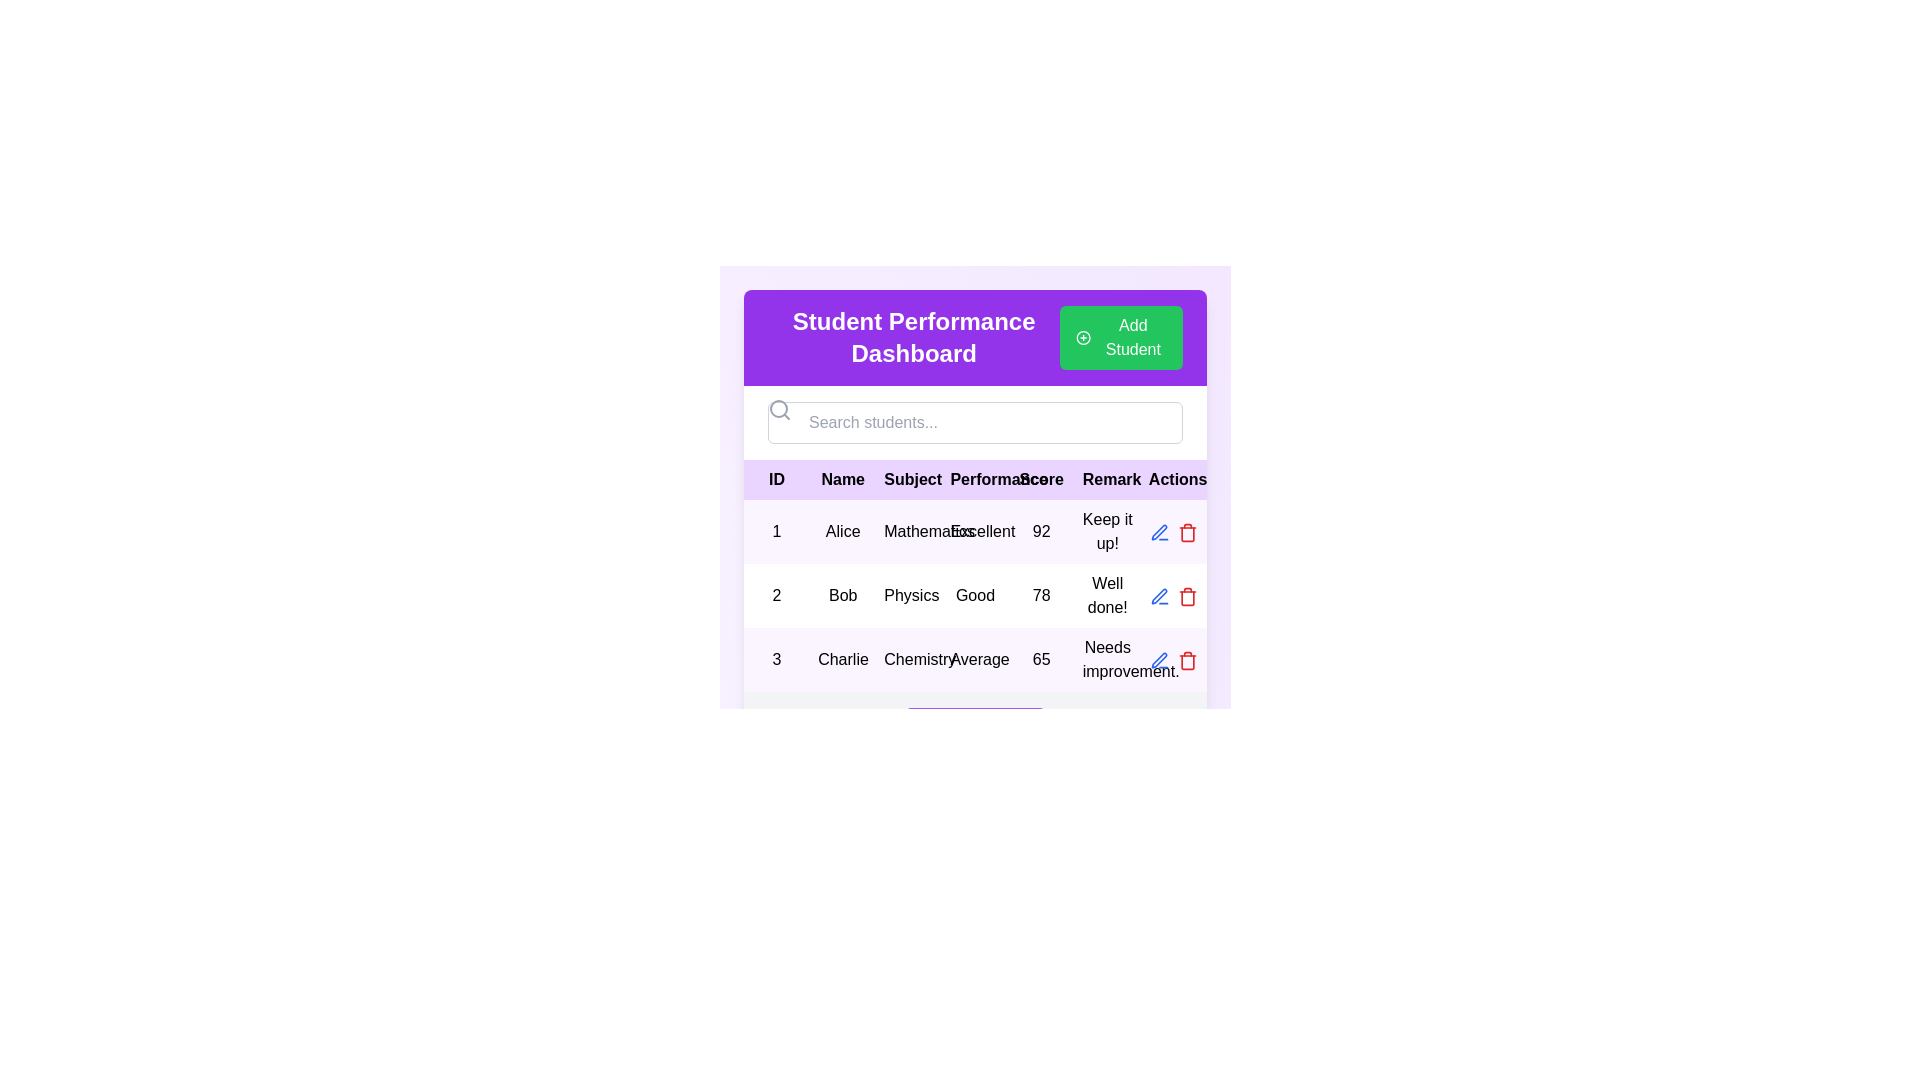 The image size is (1920, 1080). What do you see at coordinates (975, 531) in the screenshot?
I see `the topmost row in the student data table displaying information about 'Alice', which has a light purple background` at bounding box center [975, 531].